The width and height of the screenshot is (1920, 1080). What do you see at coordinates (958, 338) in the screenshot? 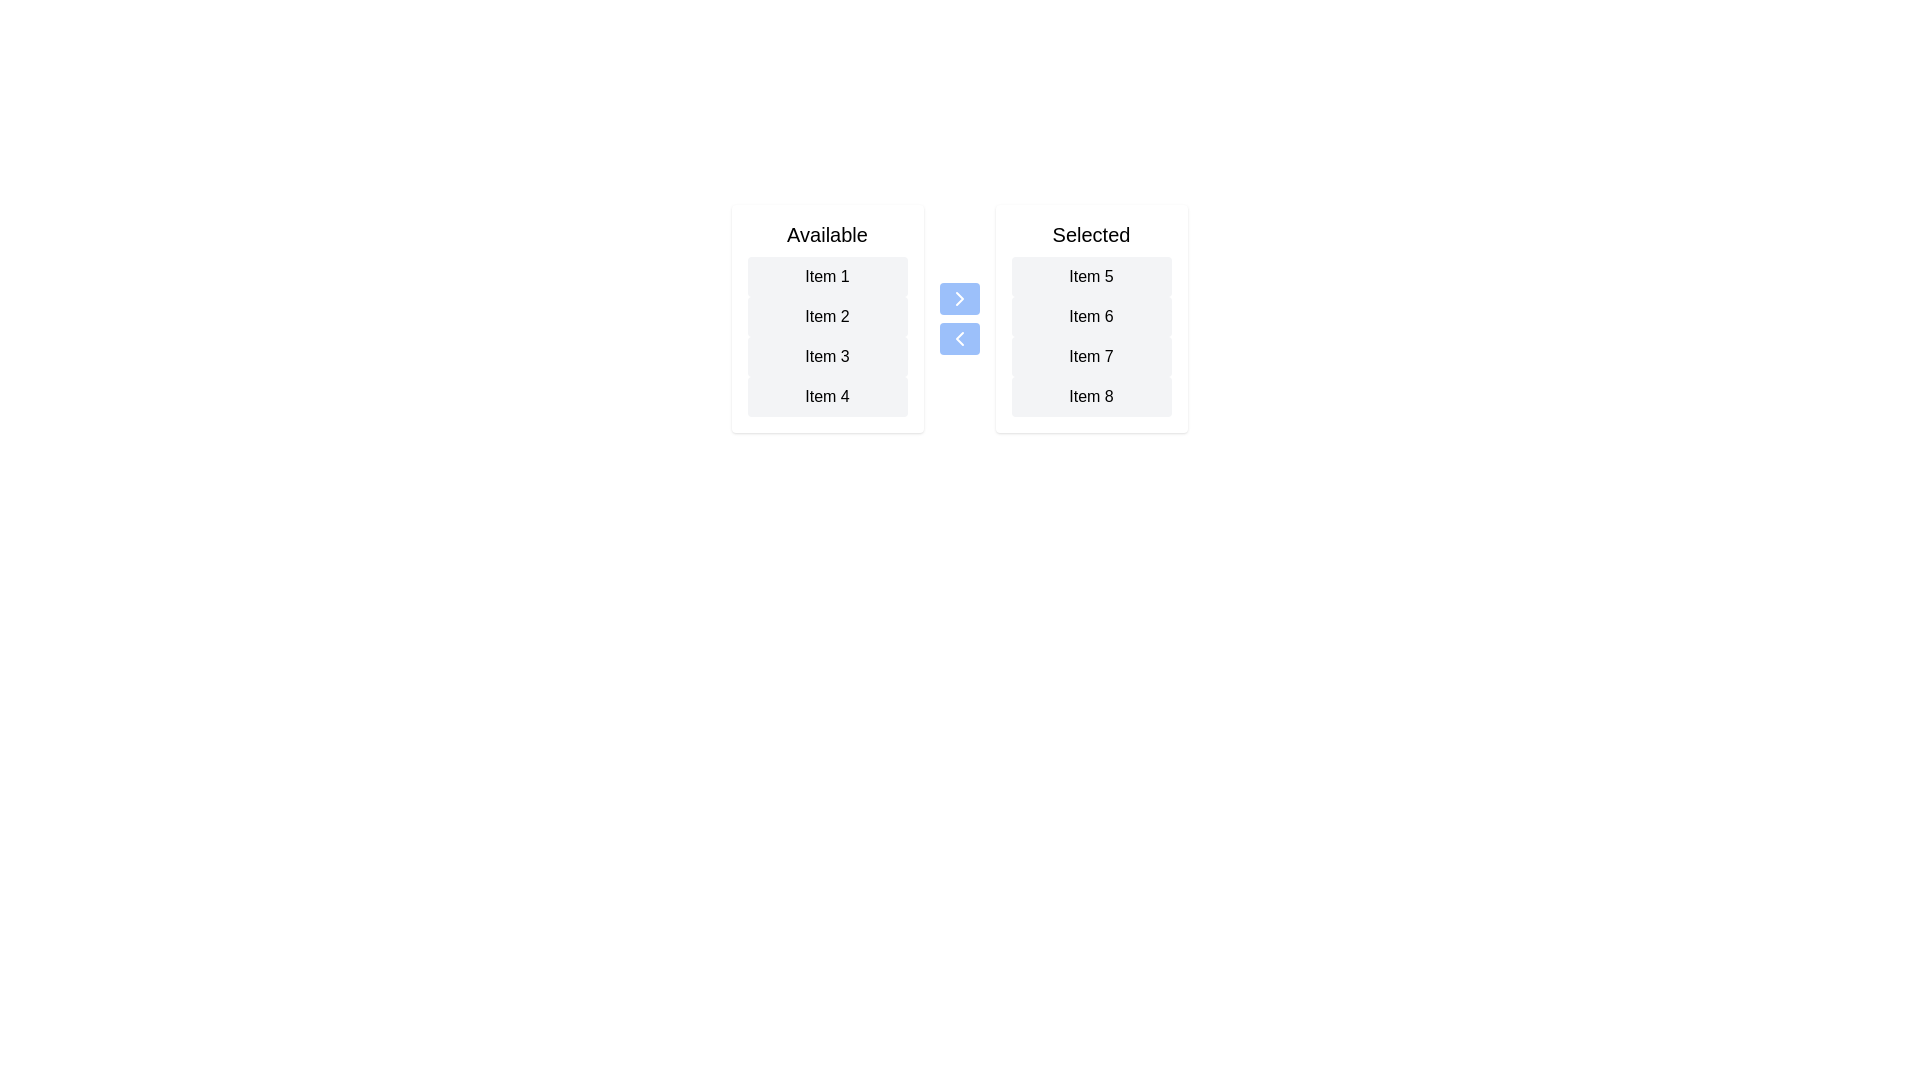
I see `the button that transfers items from the 'Selected' list back to the 'Available' list` at bounding box center [958, 338].